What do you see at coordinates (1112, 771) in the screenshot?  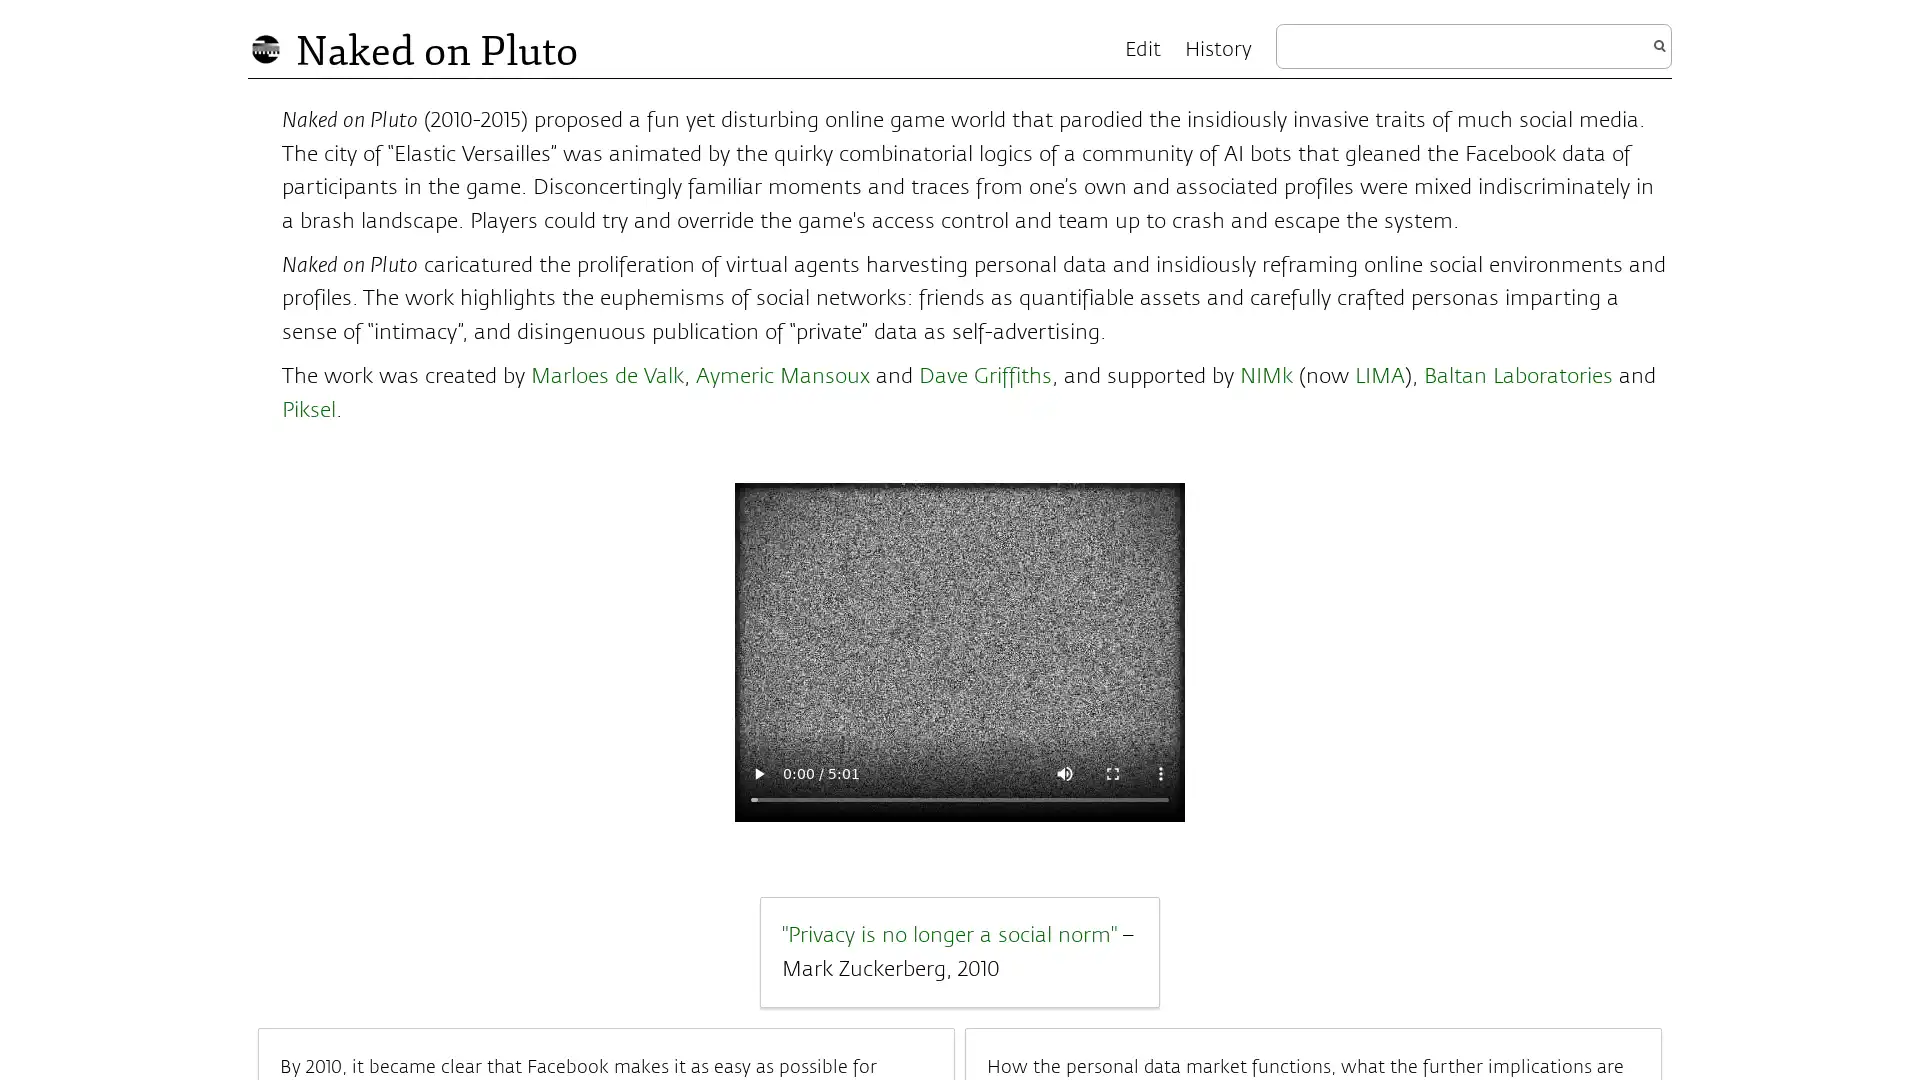 I see `enter full screen` at bounding box center [1112, 771].